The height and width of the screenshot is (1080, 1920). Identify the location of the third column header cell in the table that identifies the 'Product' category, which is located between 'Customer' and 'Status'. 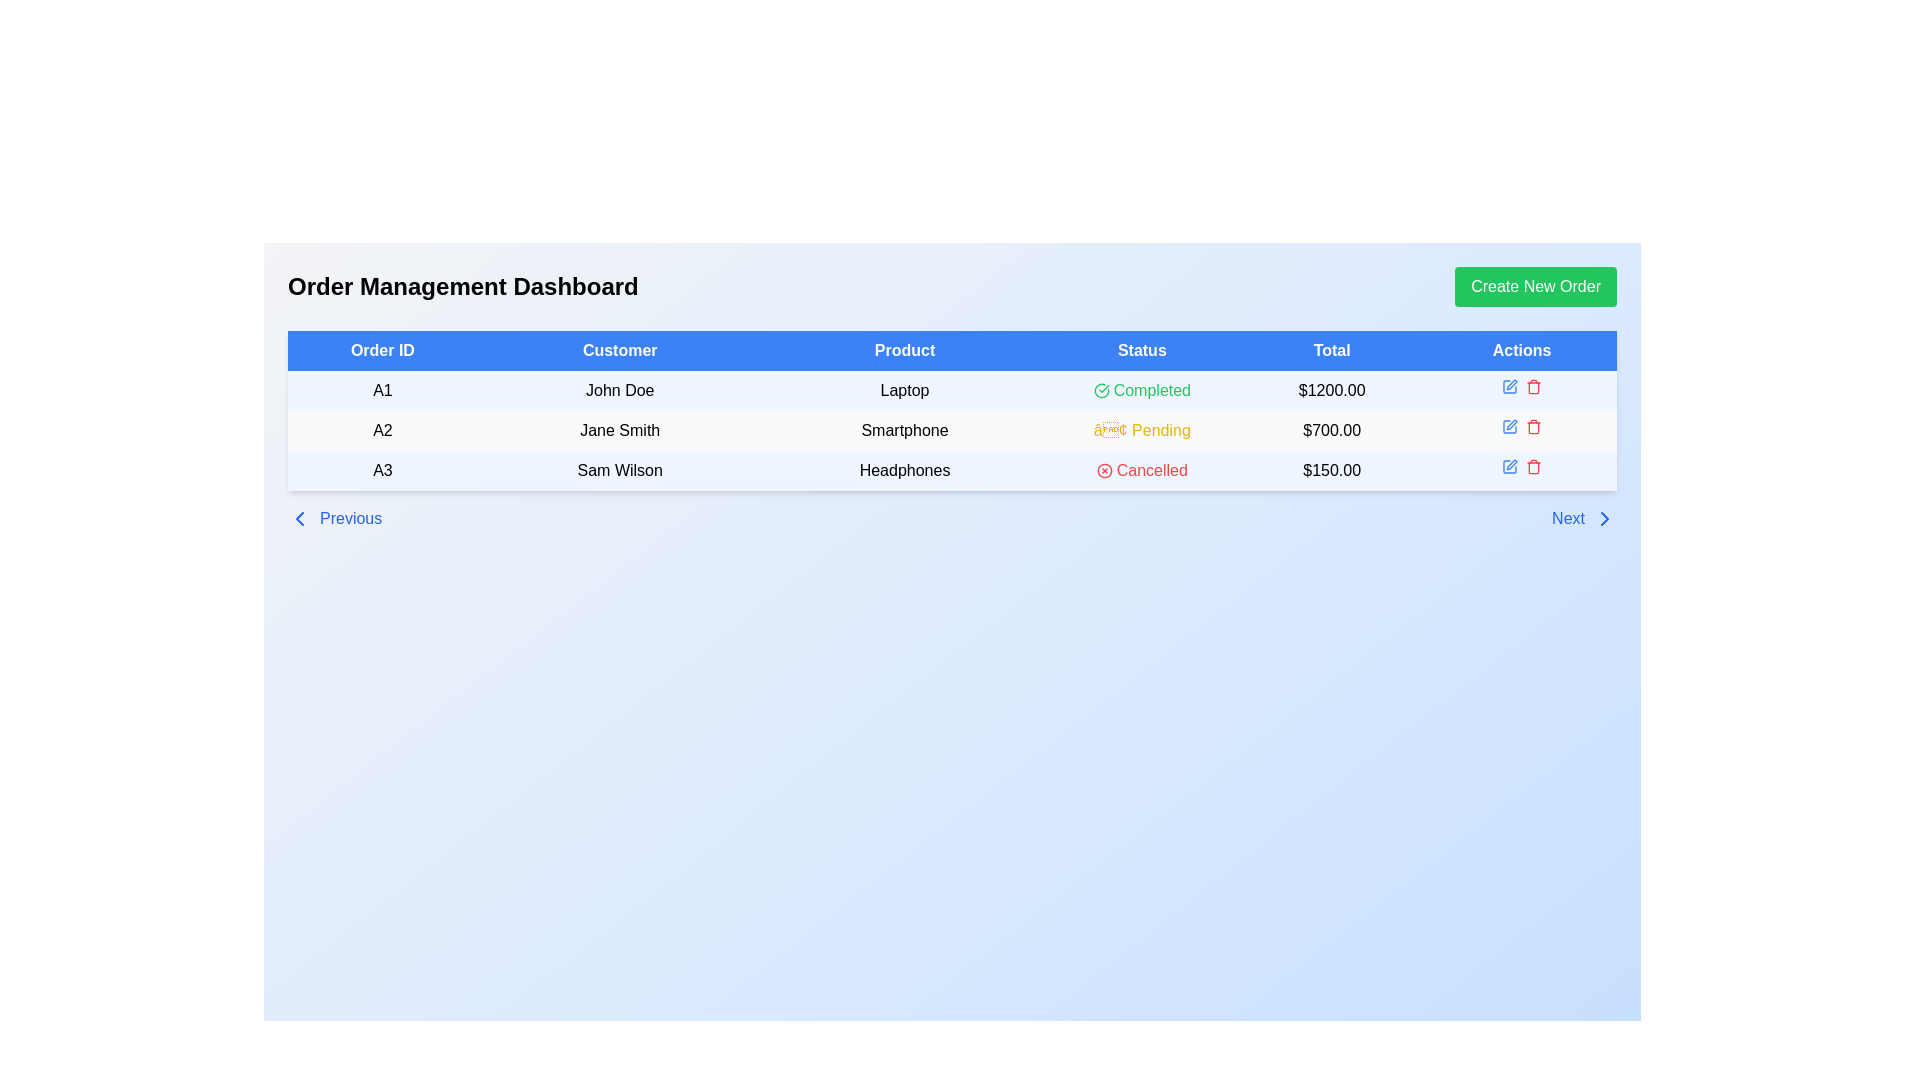
(904, 350).